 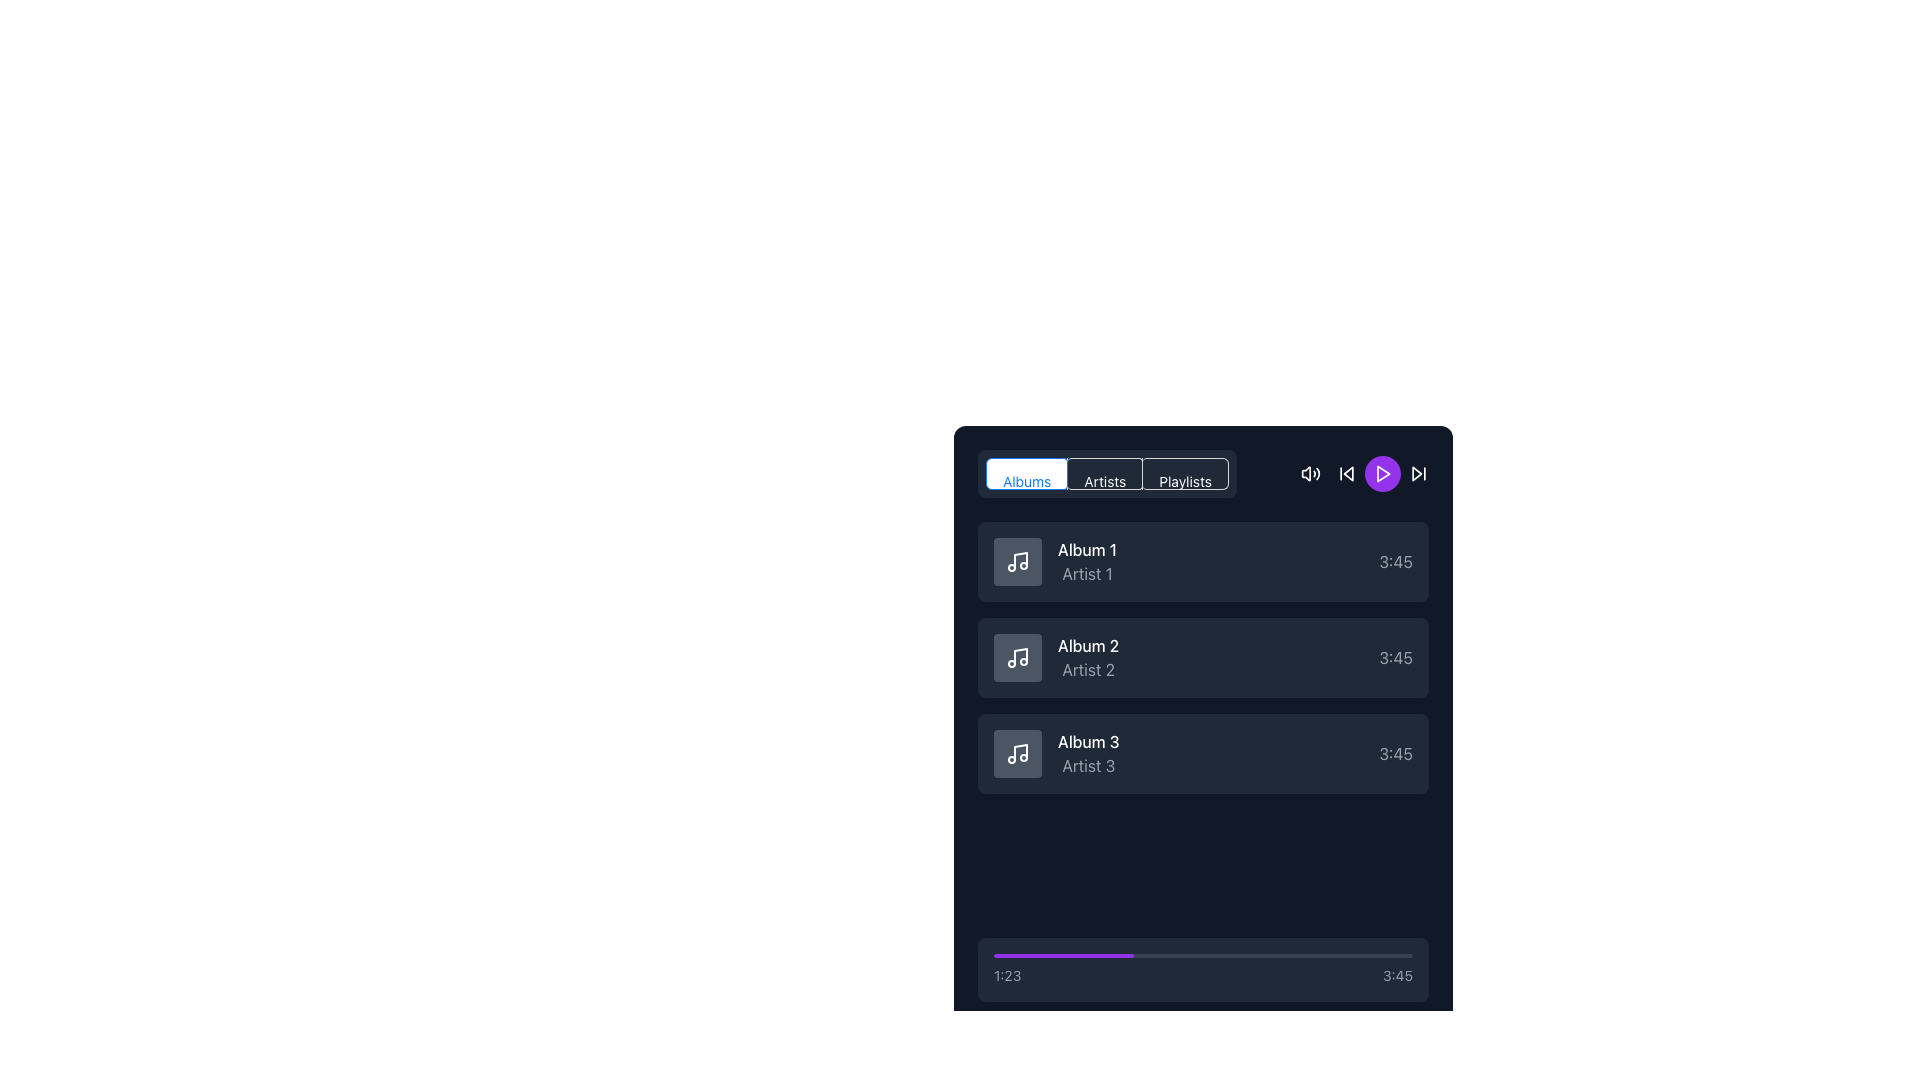 What do you see at coordinates (1062, 955) in the screenshot?
I see `the purple horizontal progress indicator bar located within a larger gray bar near the bottom section of the interface` at bounding box center [1062, 955].